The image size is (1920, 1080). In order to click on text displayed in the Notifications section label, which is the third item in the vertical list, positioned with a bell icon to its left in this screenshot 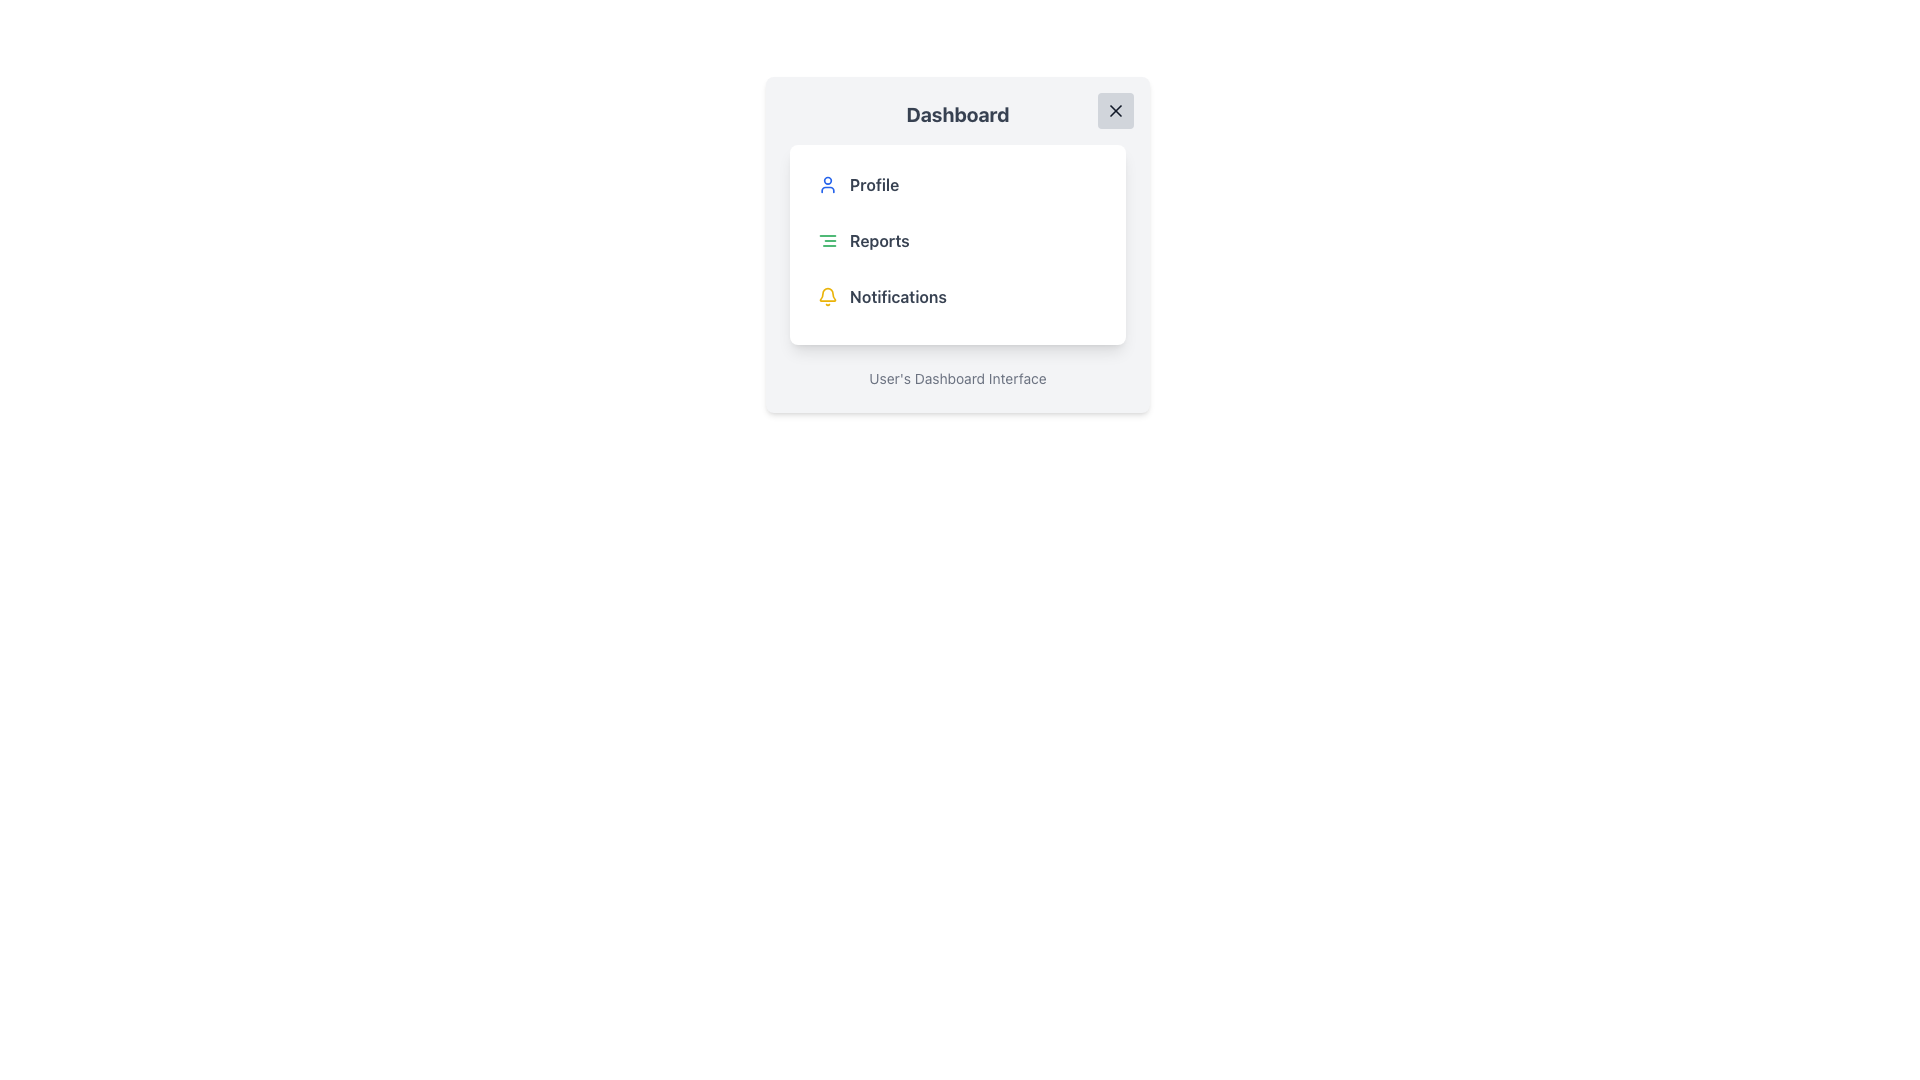, I will do `click(897, 297)`.